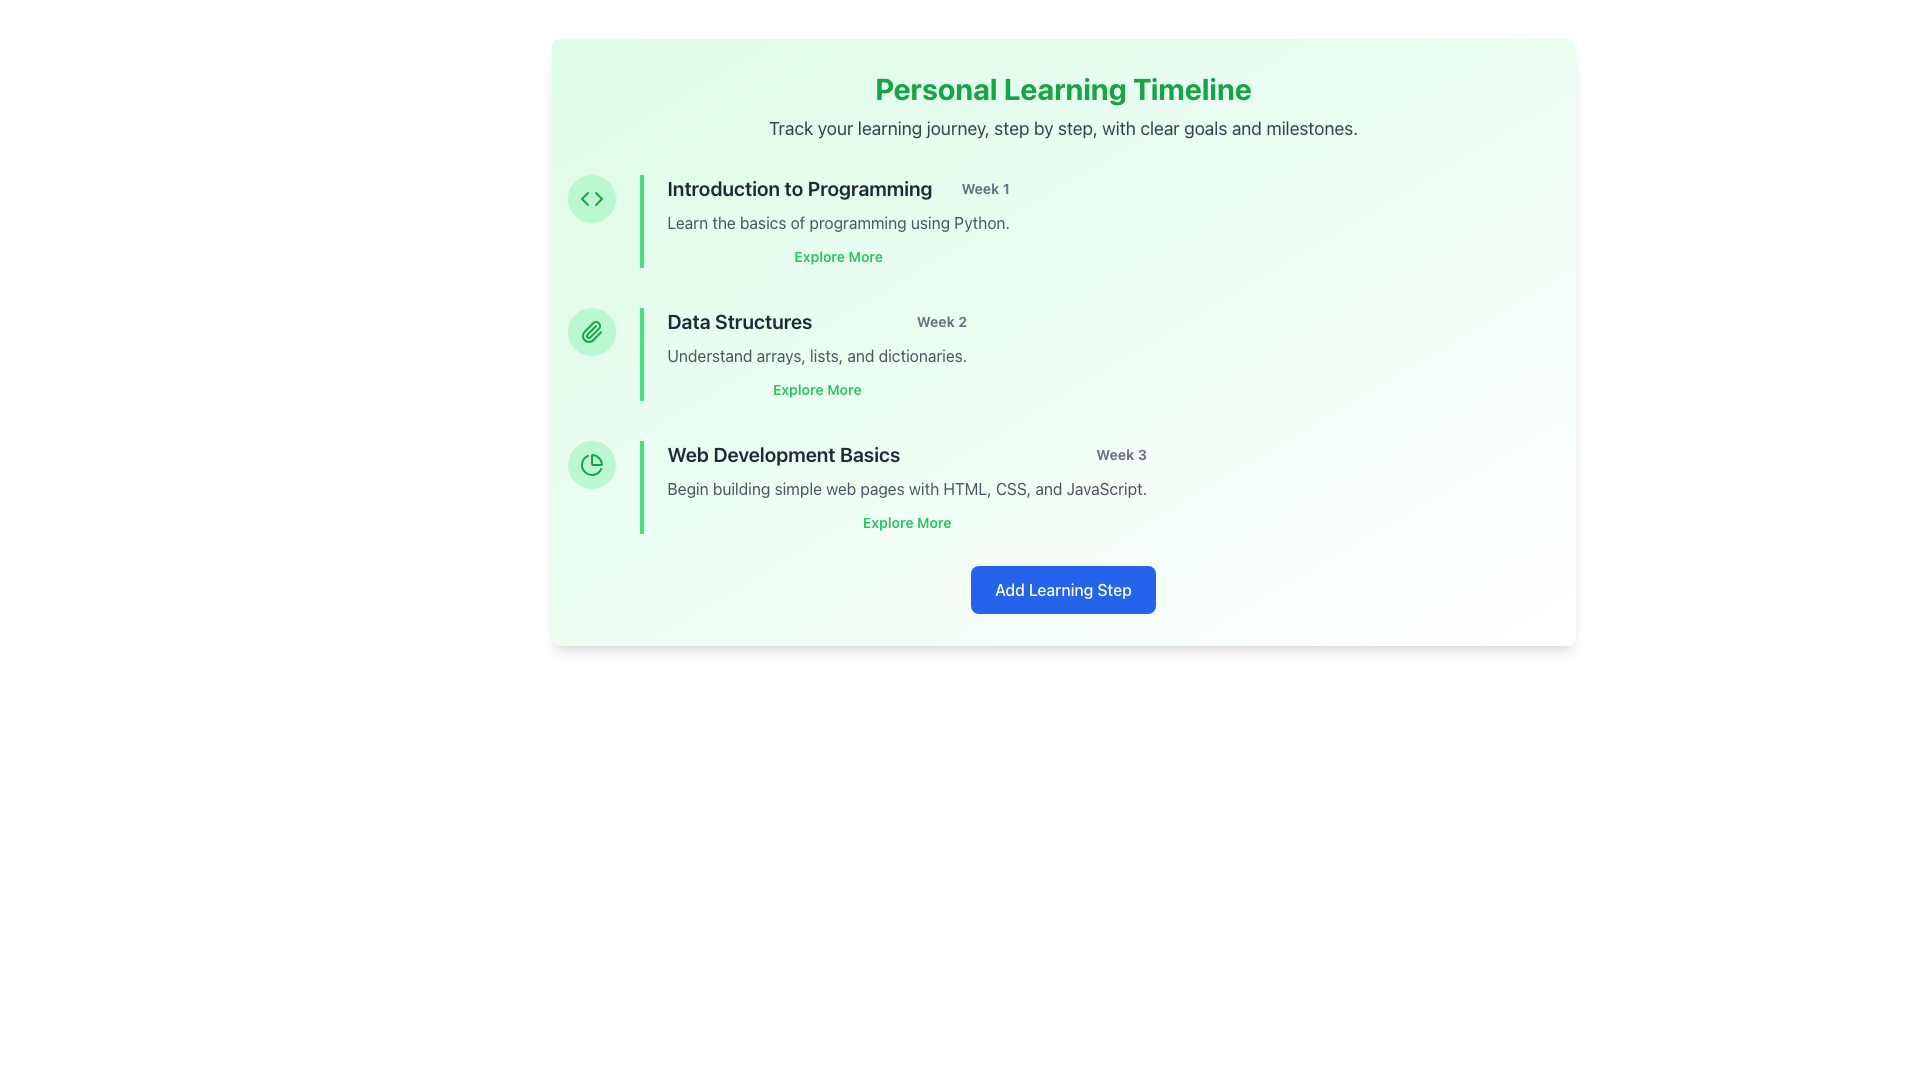  Describe the element at coordinates (589, 330) in the screenshot. I see `the 'Data Structures' module icon, which is positioned to the left of the corresponding learning step in the second position of the list` at that location.